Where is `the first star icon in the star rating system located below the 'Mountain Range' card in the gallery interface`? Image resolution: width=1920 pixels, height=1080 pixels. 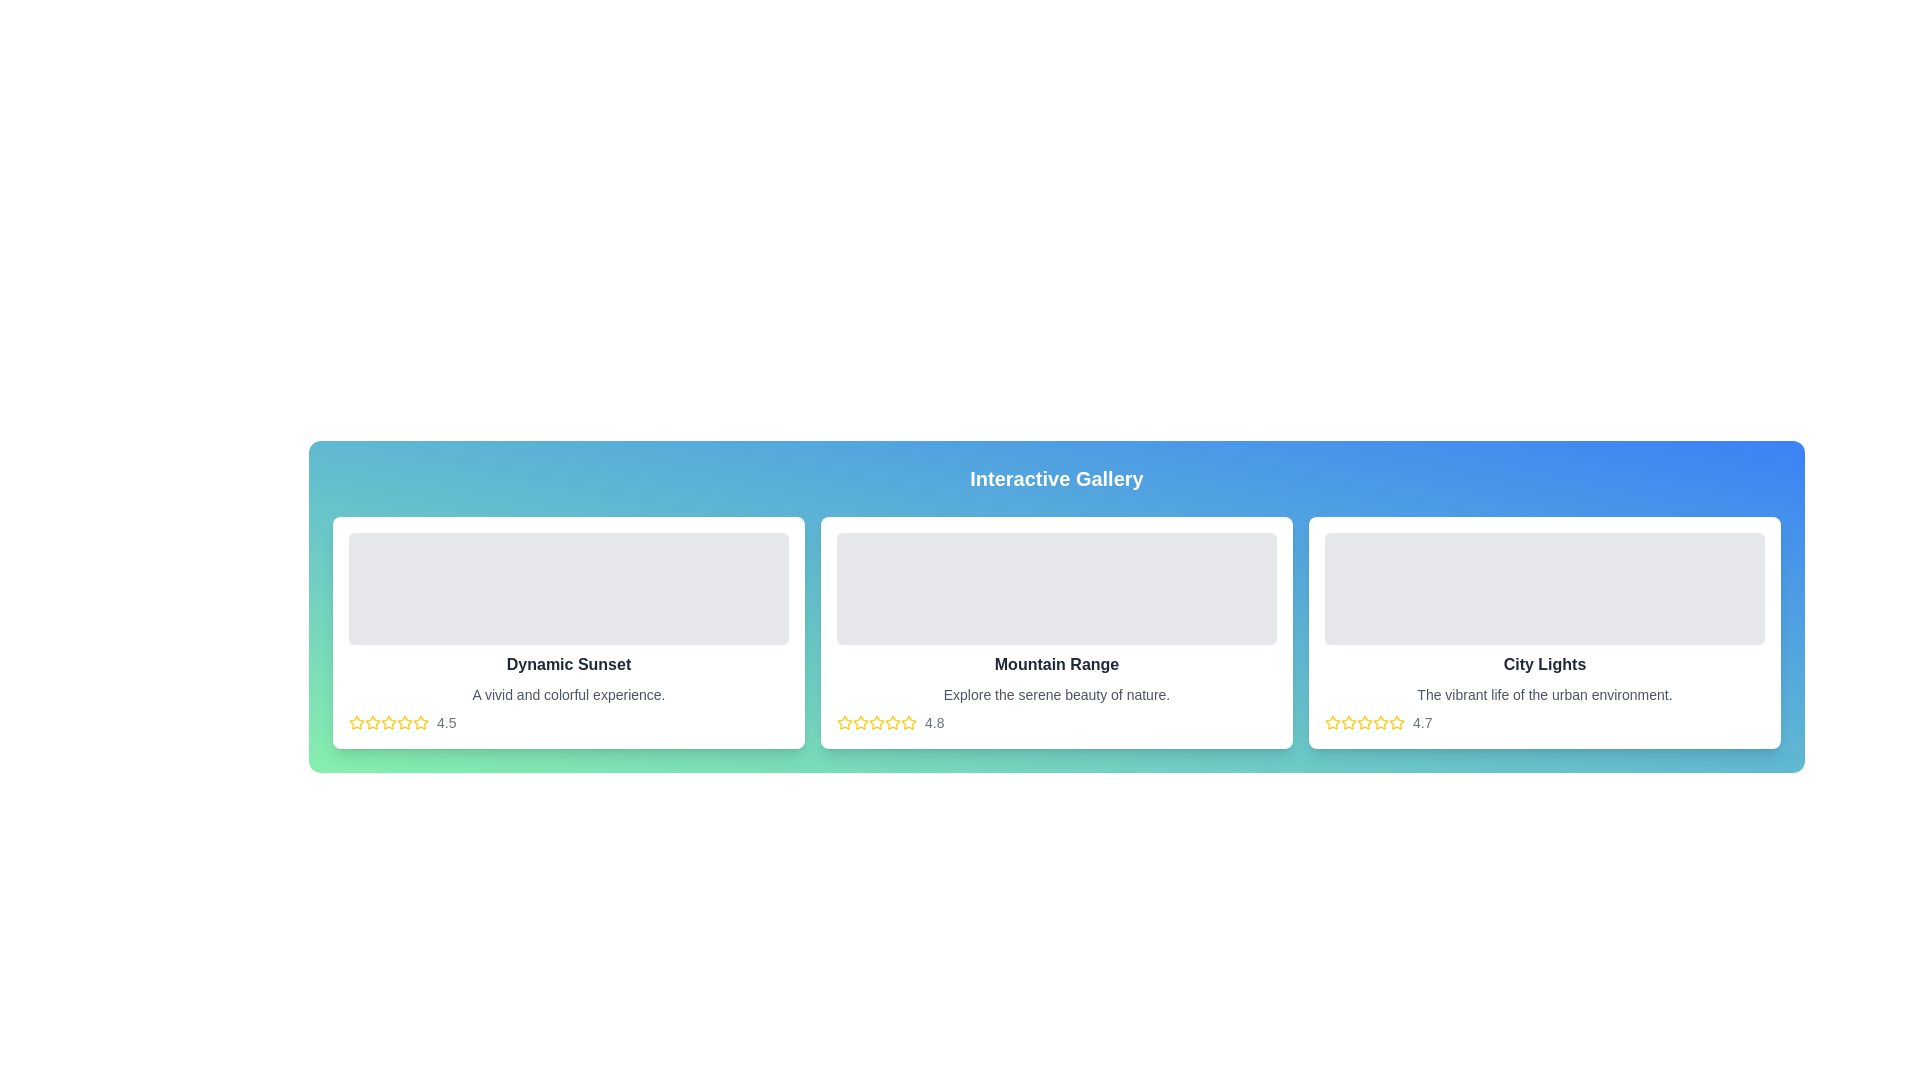 the first star icon in the star rating system located below the 'Mountain Range' card in the gallery interface is located at coordinates (844, 722).